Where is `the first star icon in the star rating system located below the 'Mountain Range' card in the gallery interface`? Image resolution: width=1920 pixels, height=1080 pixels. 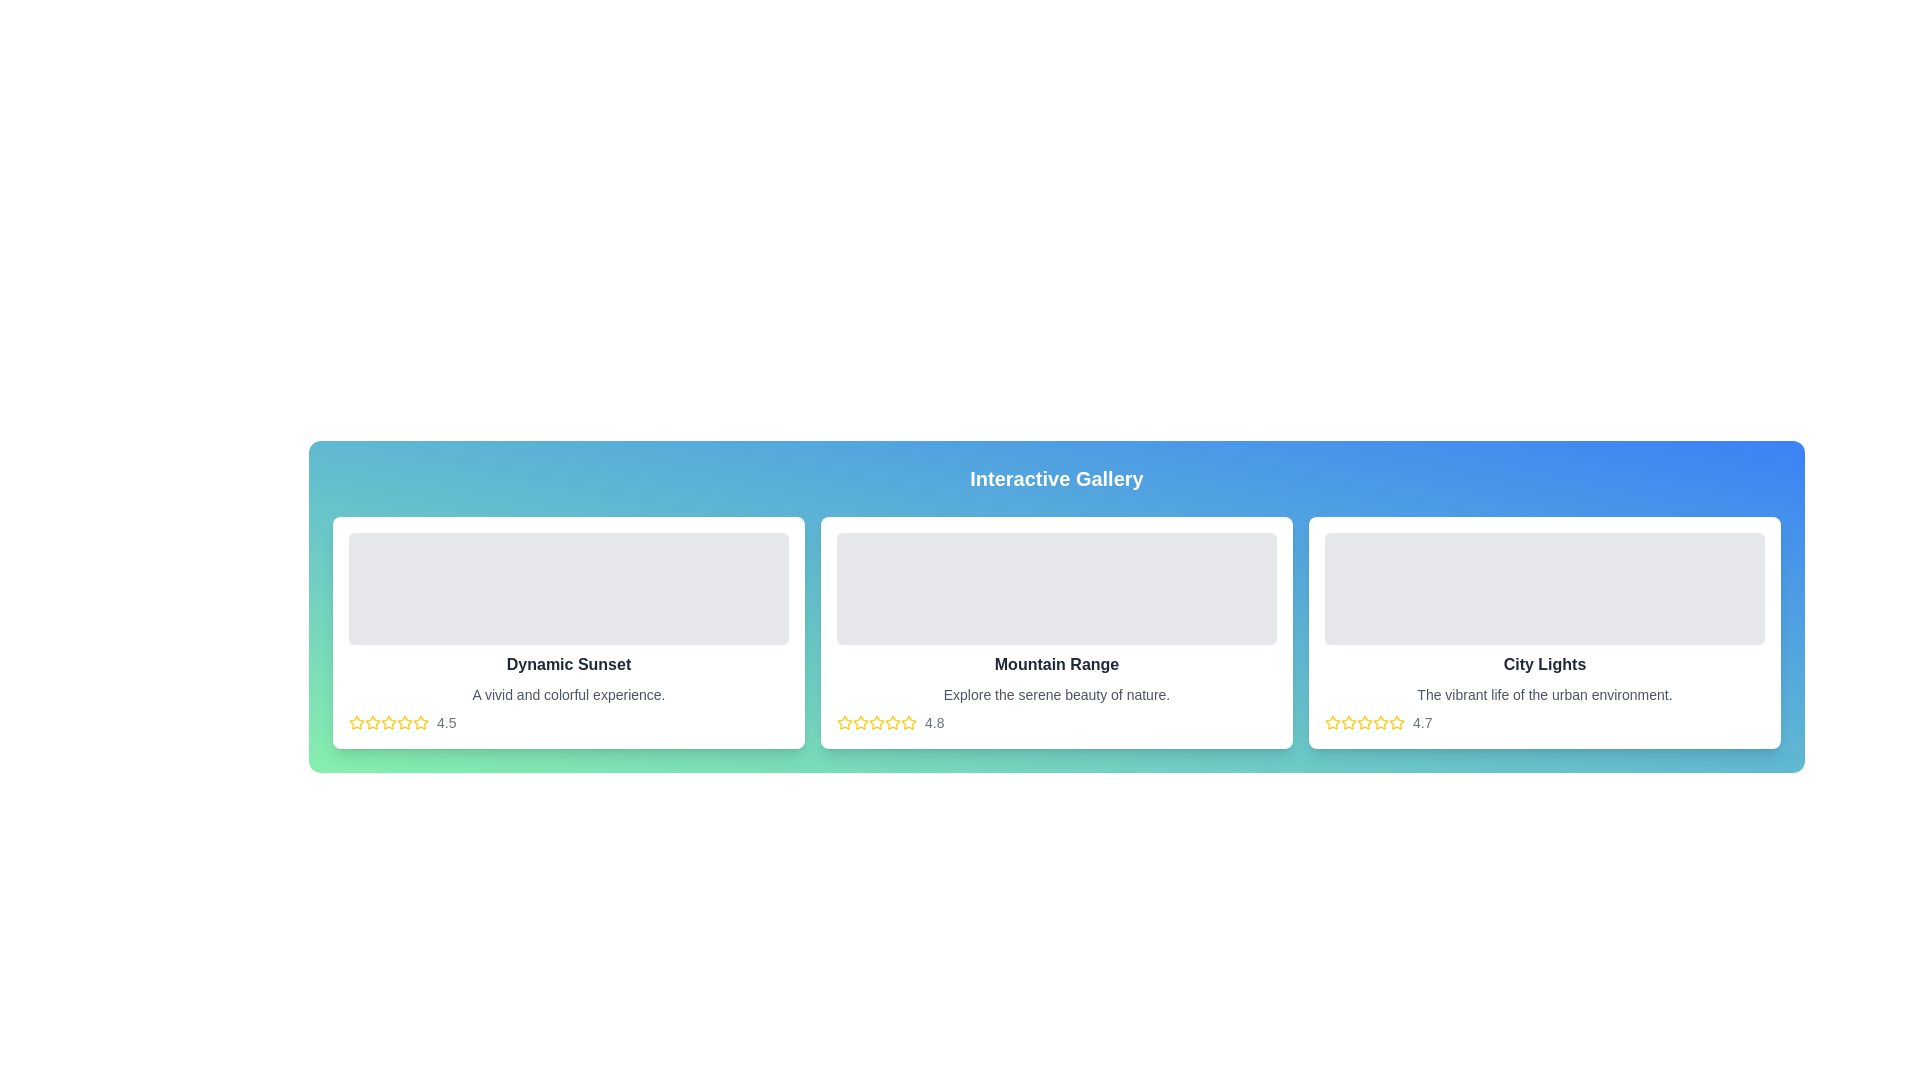 the first star icon in the star rating system located below the 'Mountain Range' card in the gallery interface is located at coordinates (844, 722).